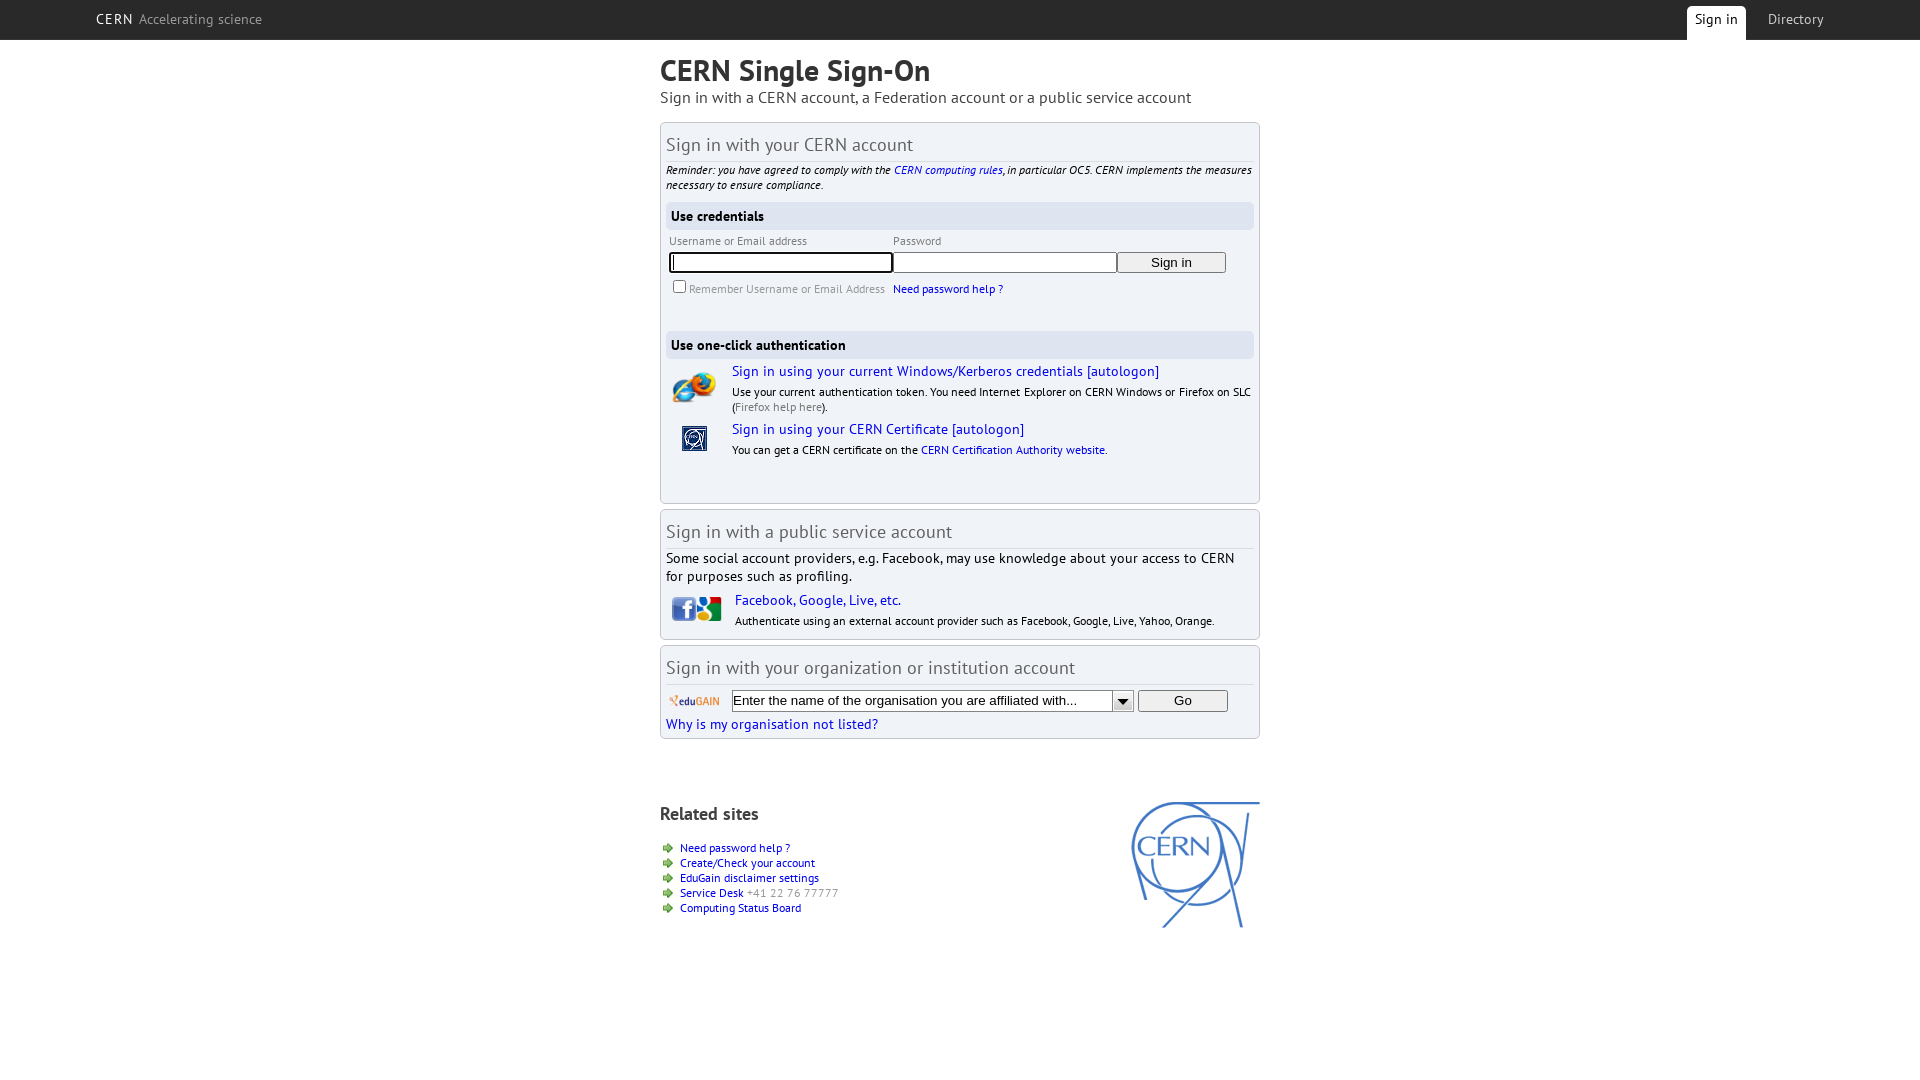 This screenshot has height=1080, width=1920. Describe the element at coordinates (733, 847) in the screenshot. I see `'Need password help ?'` at that location.